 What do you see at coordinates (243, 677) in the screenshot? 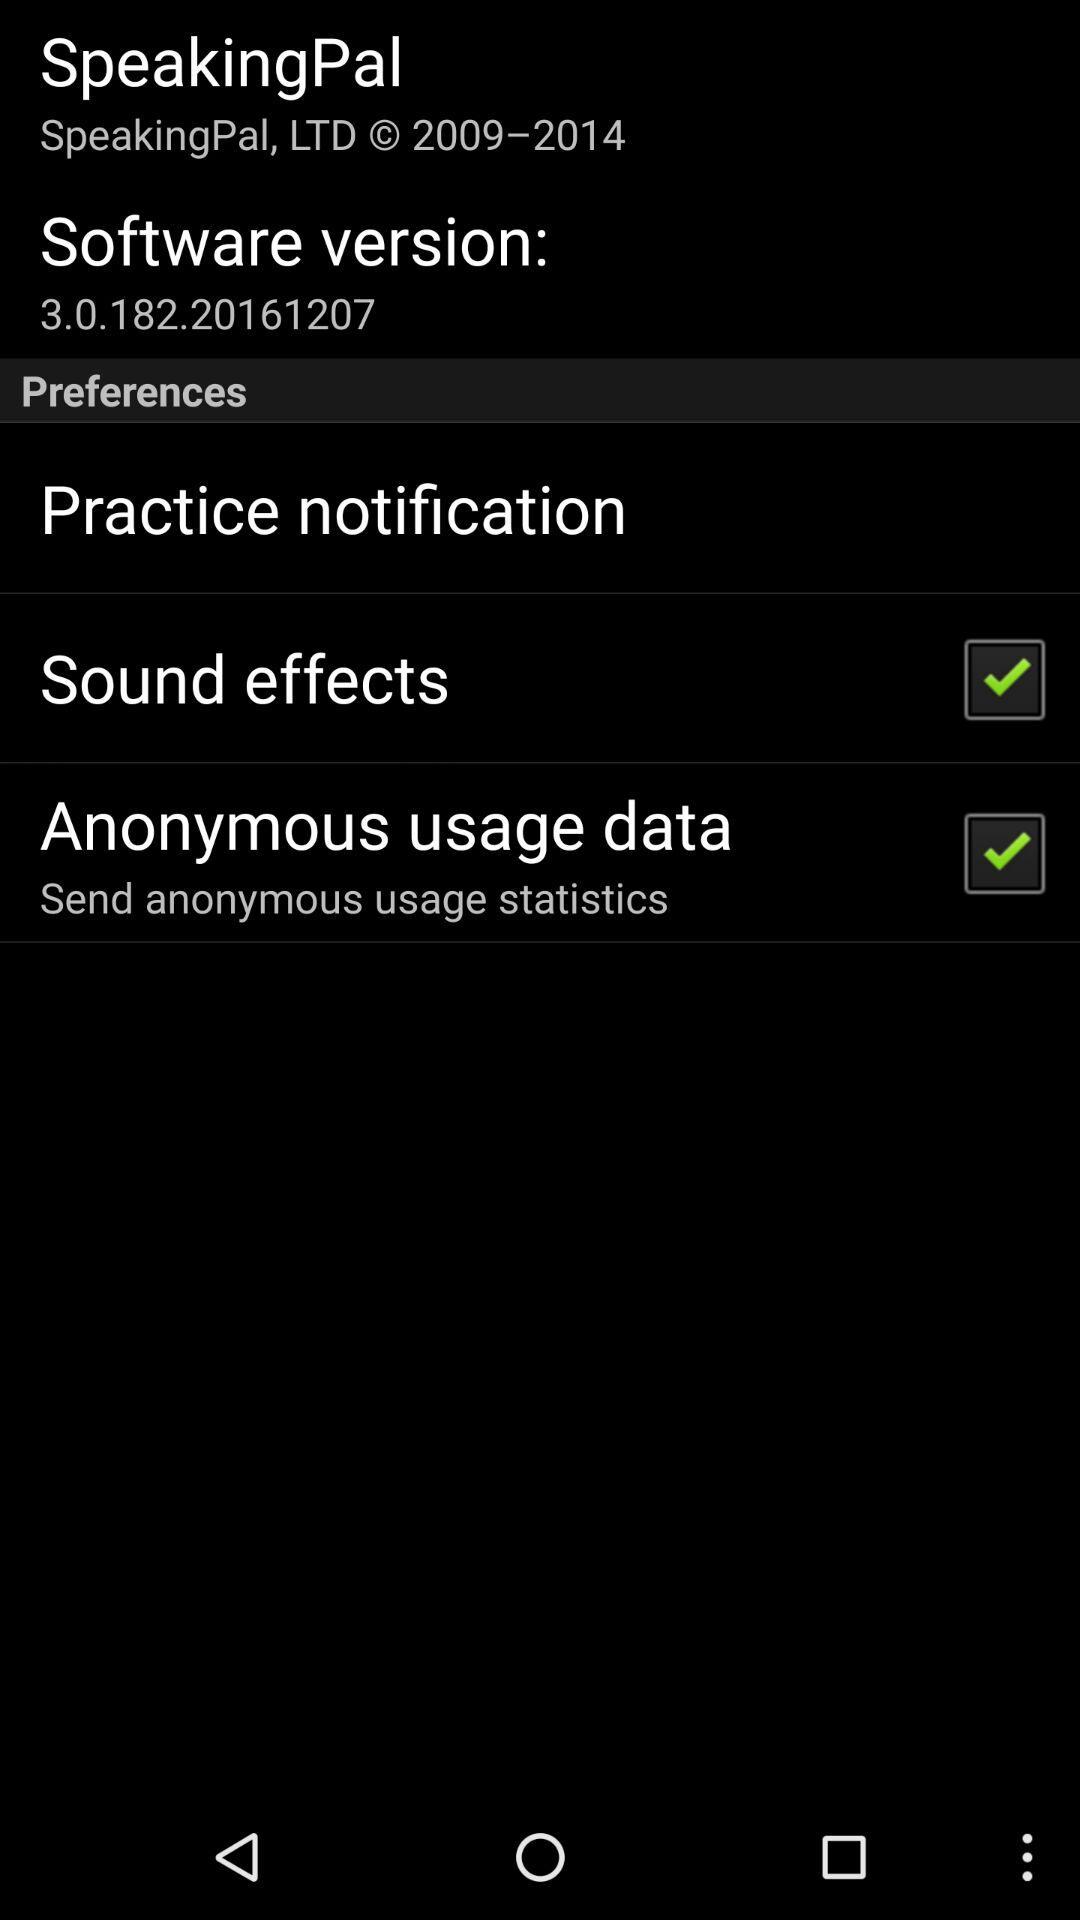
I see `sound effects app` at bounding box center [243, 677].